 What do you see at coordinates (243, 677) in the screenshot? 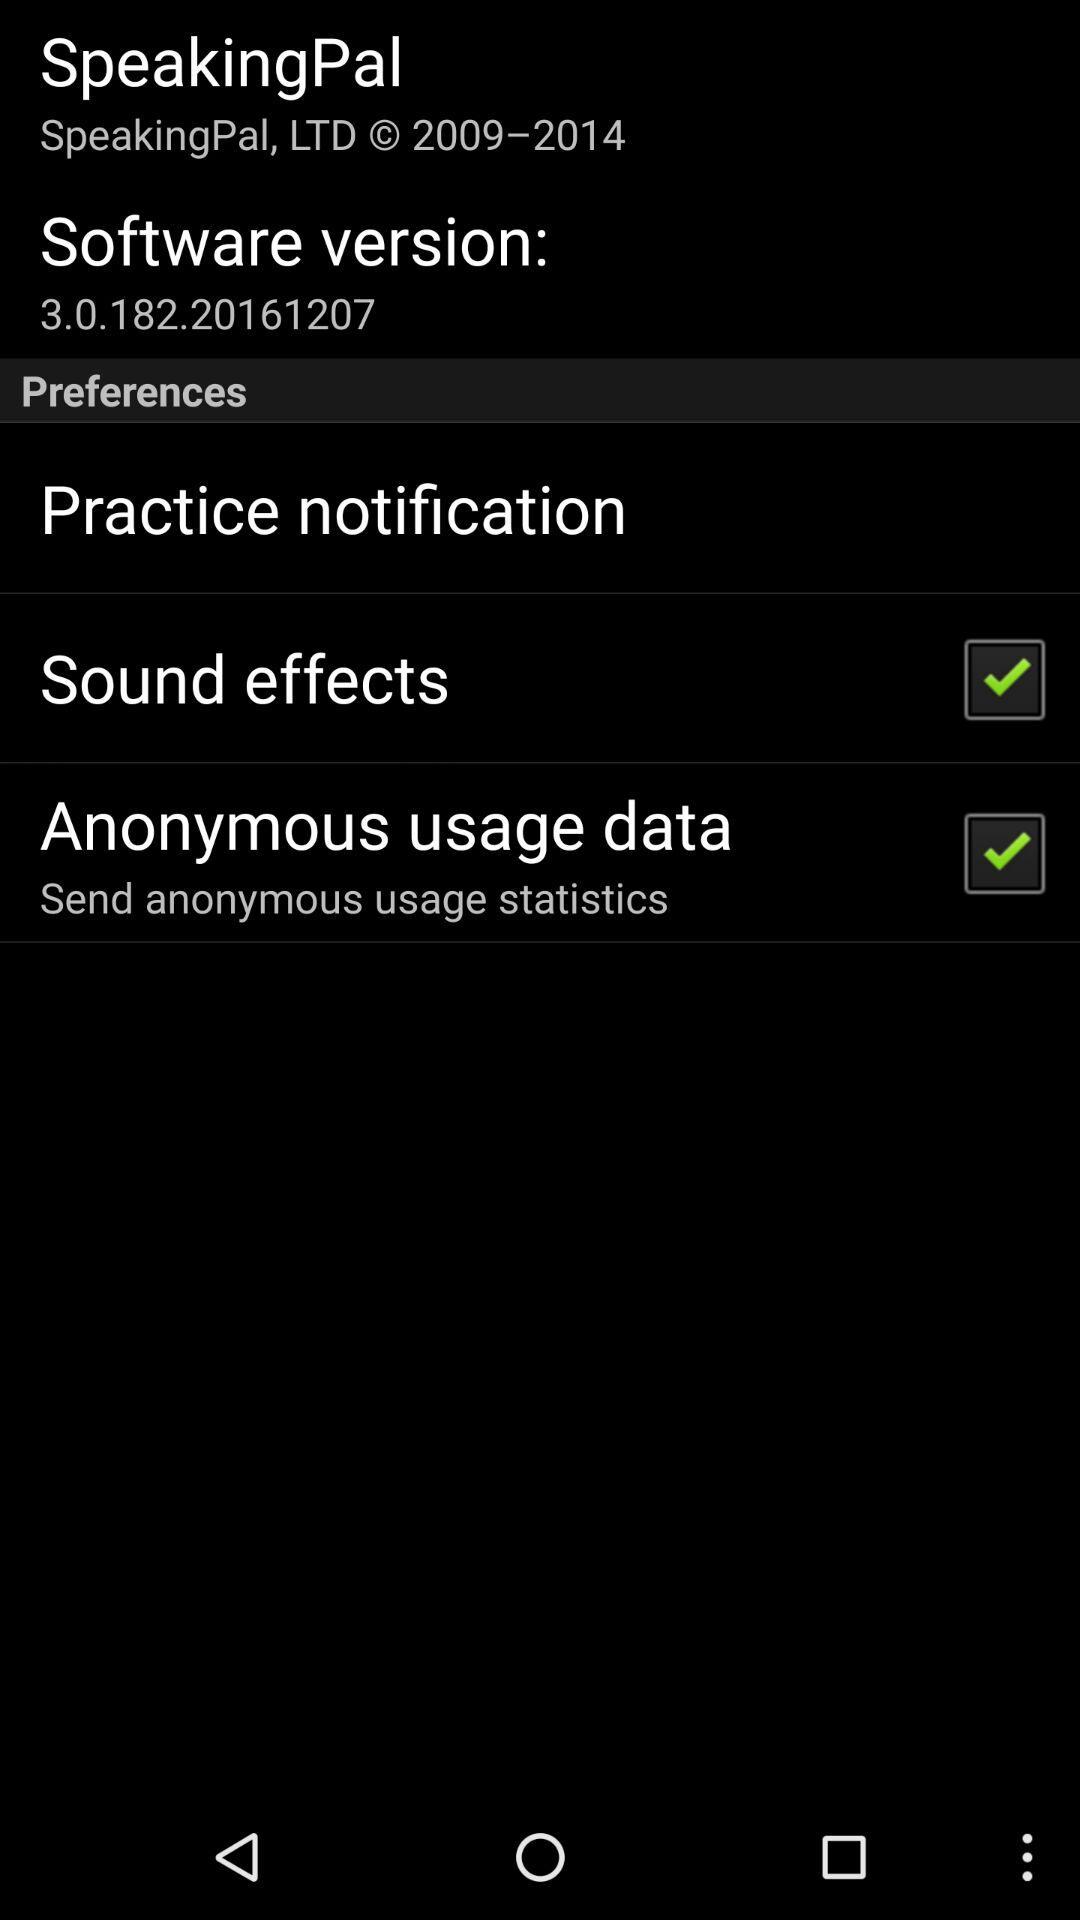
I see `sound effects app` at bounding box center [243, 677].